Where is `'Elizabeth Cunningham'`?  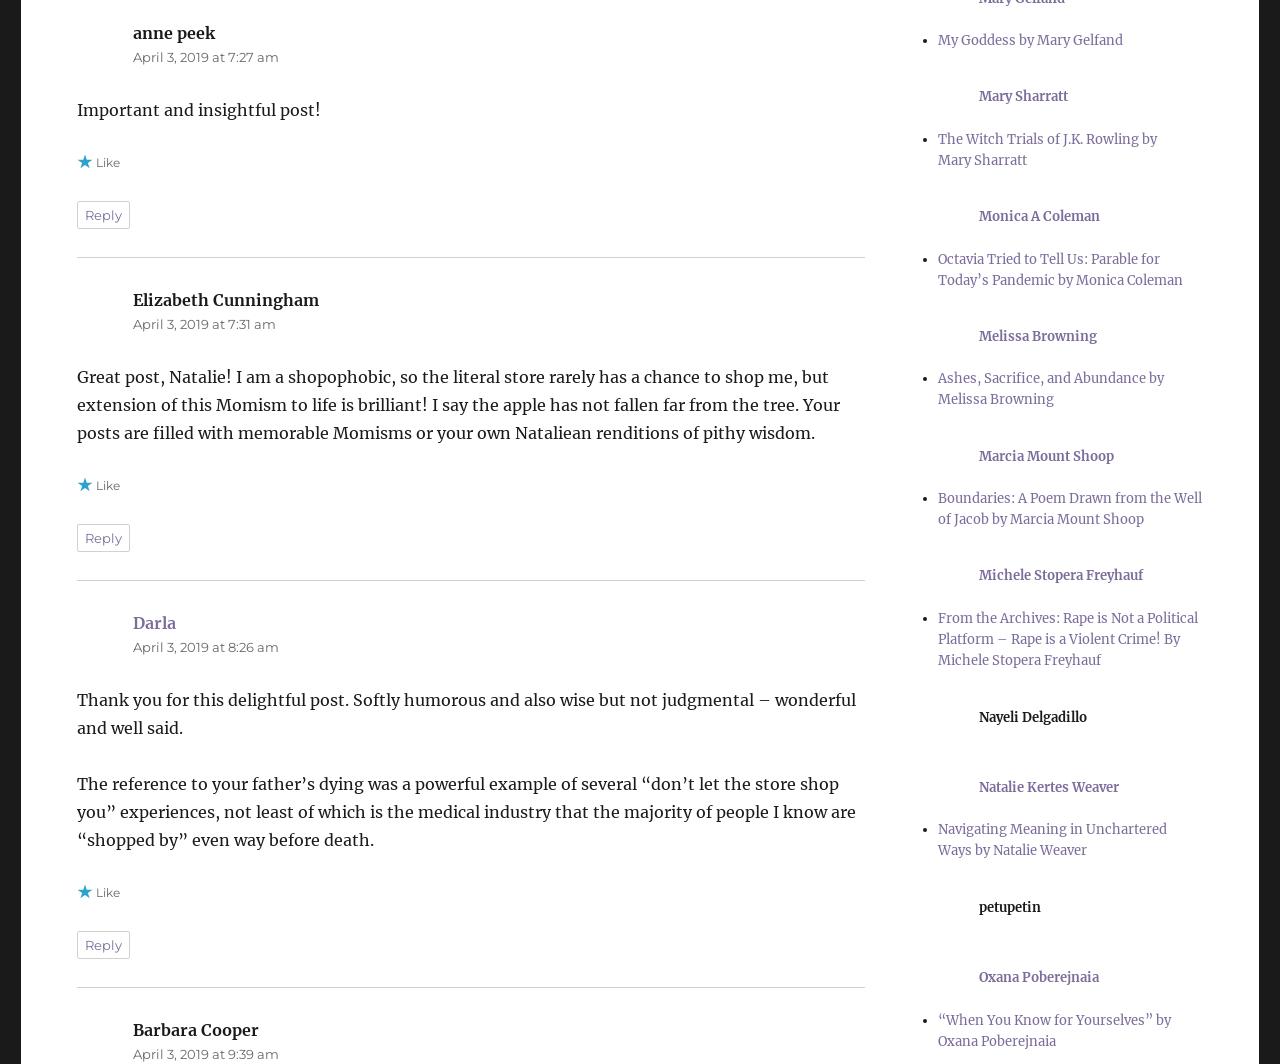 'Elizabeth Cunningham' is located at coordinates (226, 298).